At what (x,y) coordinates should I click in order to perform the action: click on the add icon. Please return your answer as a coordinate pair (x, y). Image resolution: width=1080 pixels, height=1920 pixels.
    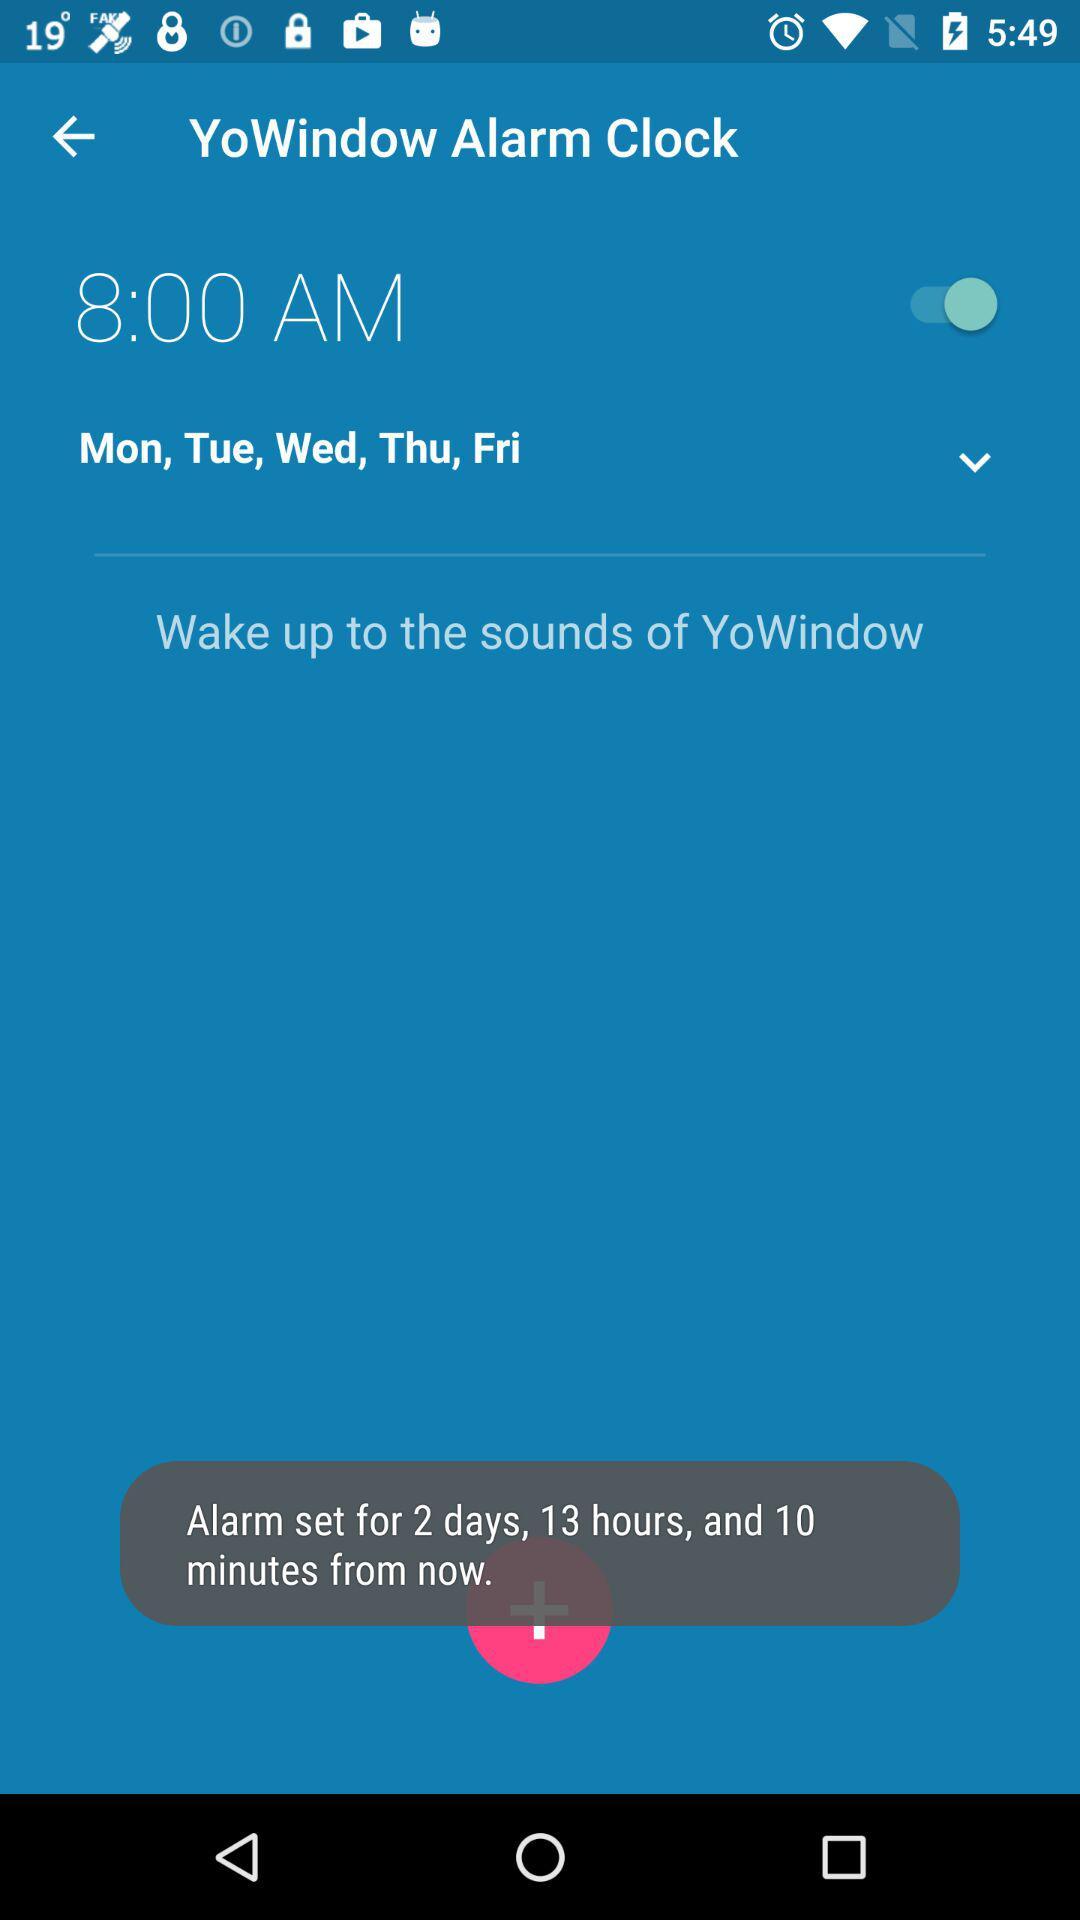
    Looking at the image, I should click on (538, 1610).